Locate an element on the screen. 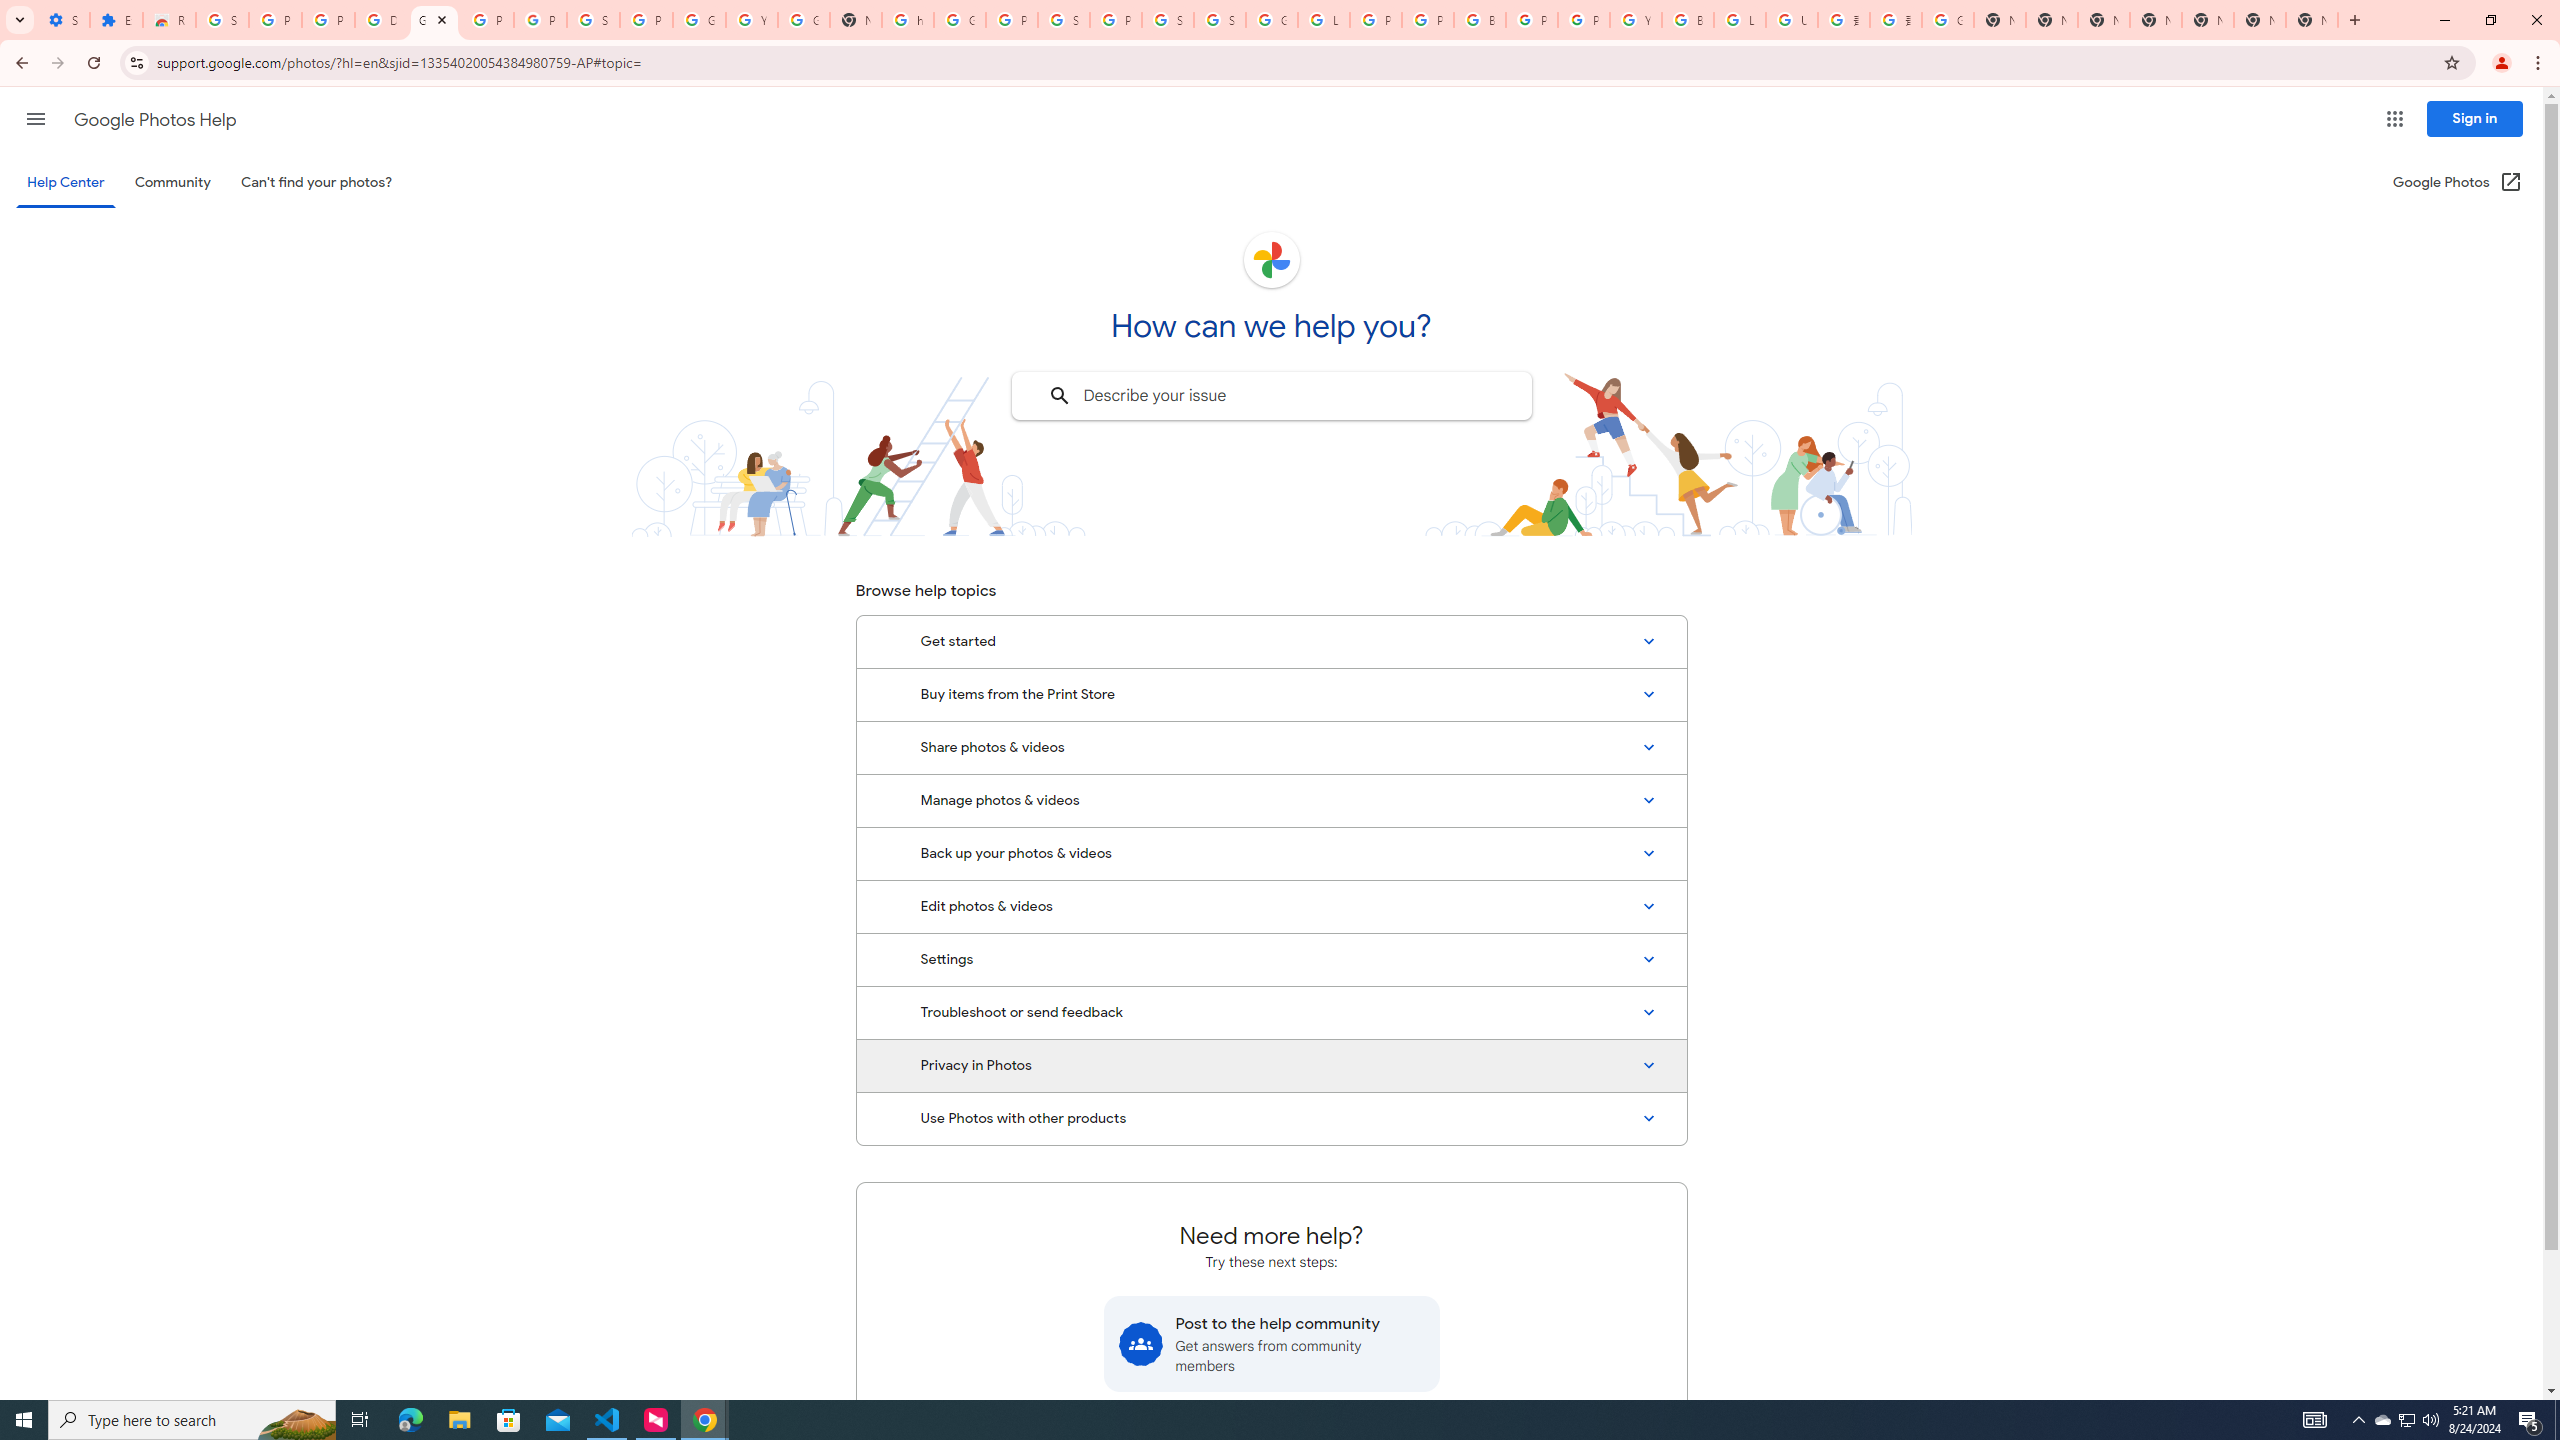 The image size is (2560, 1440). 'Can' is located at coordinates (317, 181).